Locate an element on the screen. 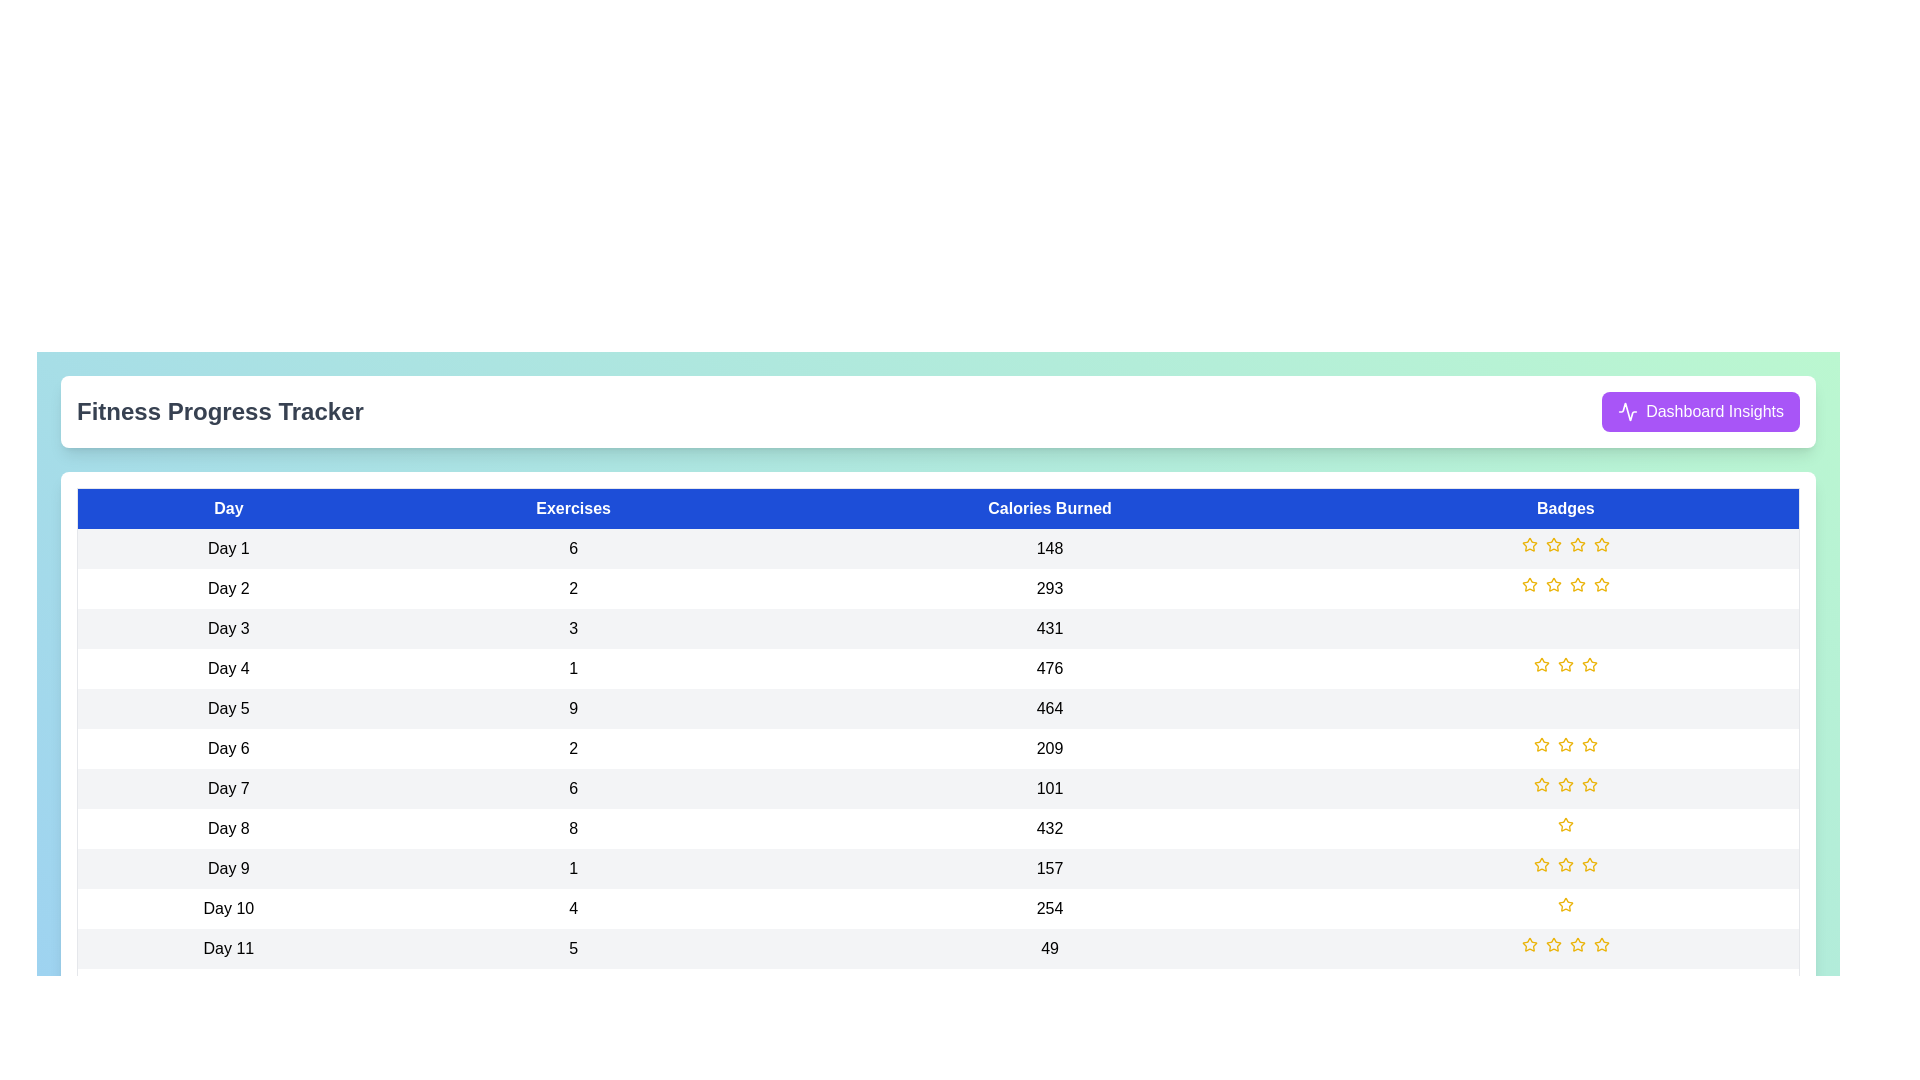 The height and width of the screenshot is (1080, 1920). the text 'Fitness Progress Tracker' in the header is located at coordinates (220, 411).